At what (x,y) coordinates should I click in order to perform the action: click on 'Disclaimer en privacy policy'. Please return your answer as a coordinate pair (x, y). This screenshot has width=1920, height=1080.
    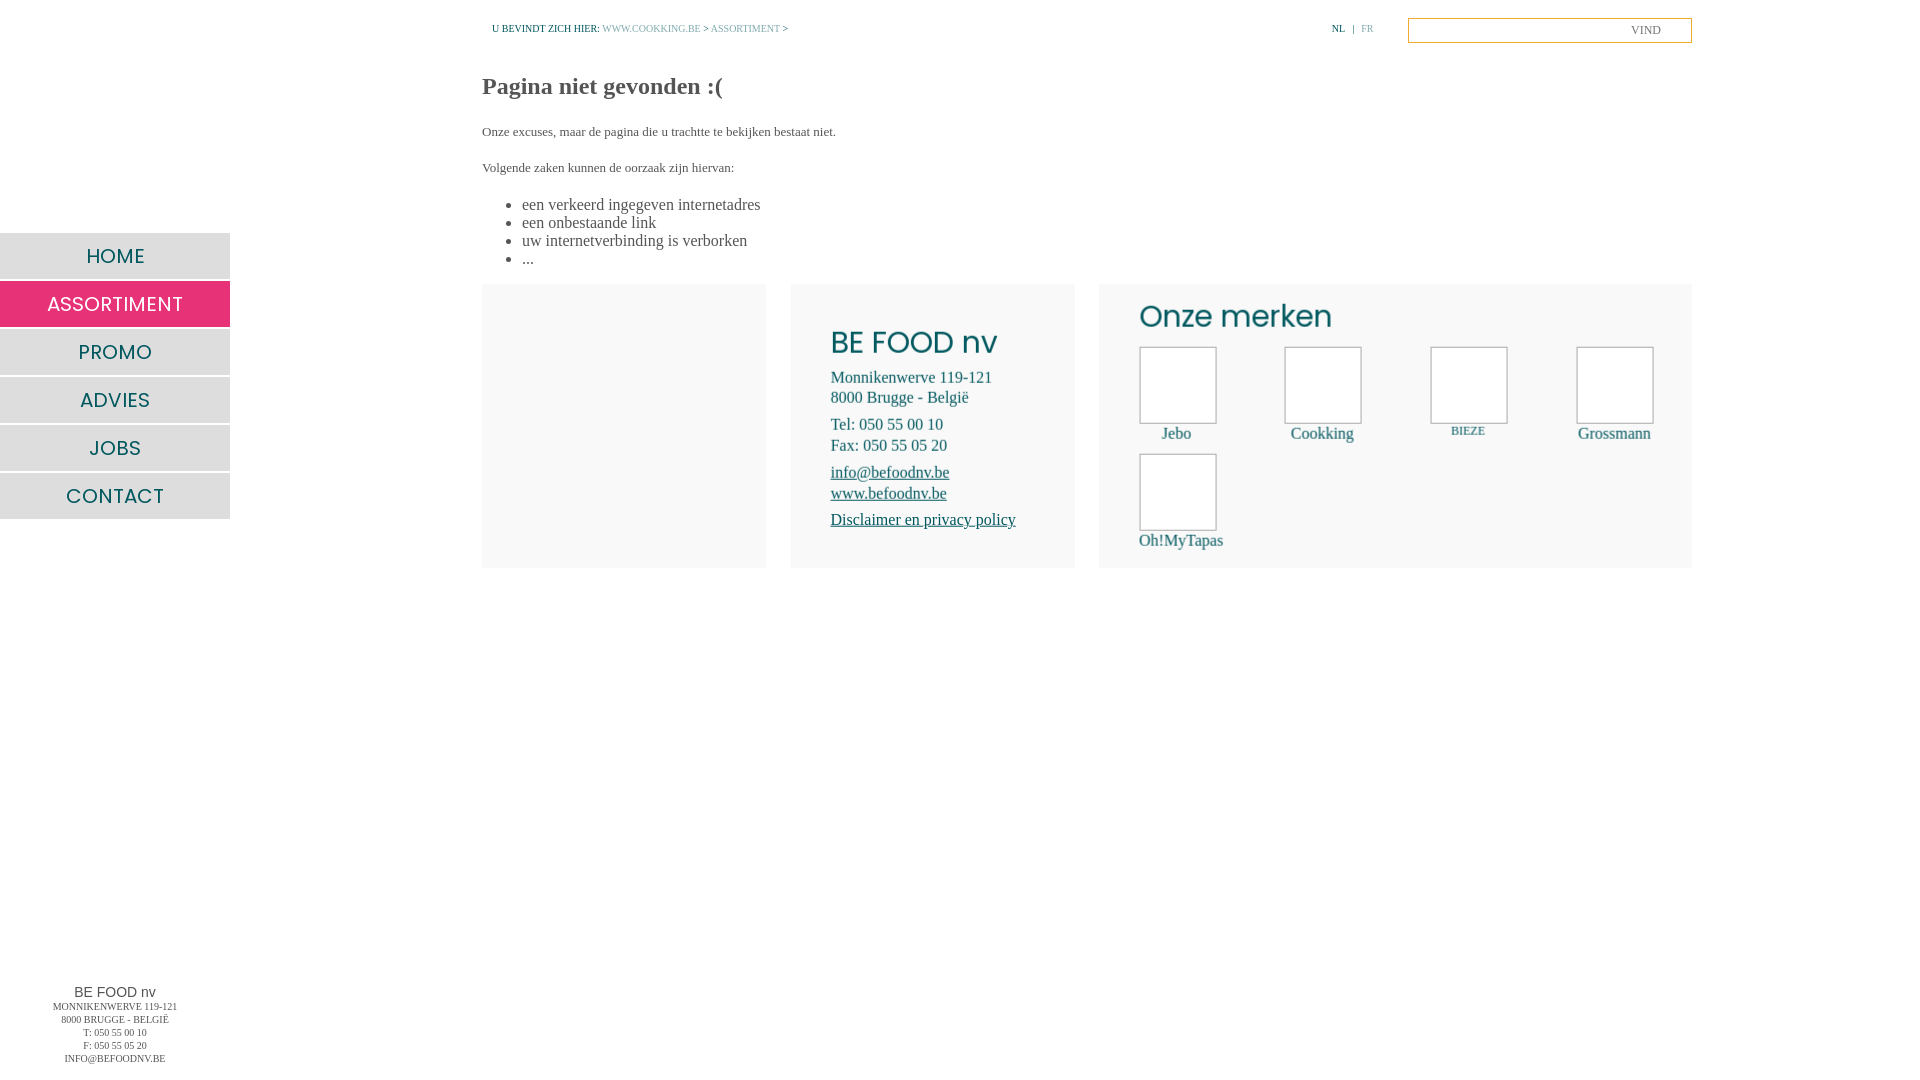
    Looking at the image, I should click on (830, 518).